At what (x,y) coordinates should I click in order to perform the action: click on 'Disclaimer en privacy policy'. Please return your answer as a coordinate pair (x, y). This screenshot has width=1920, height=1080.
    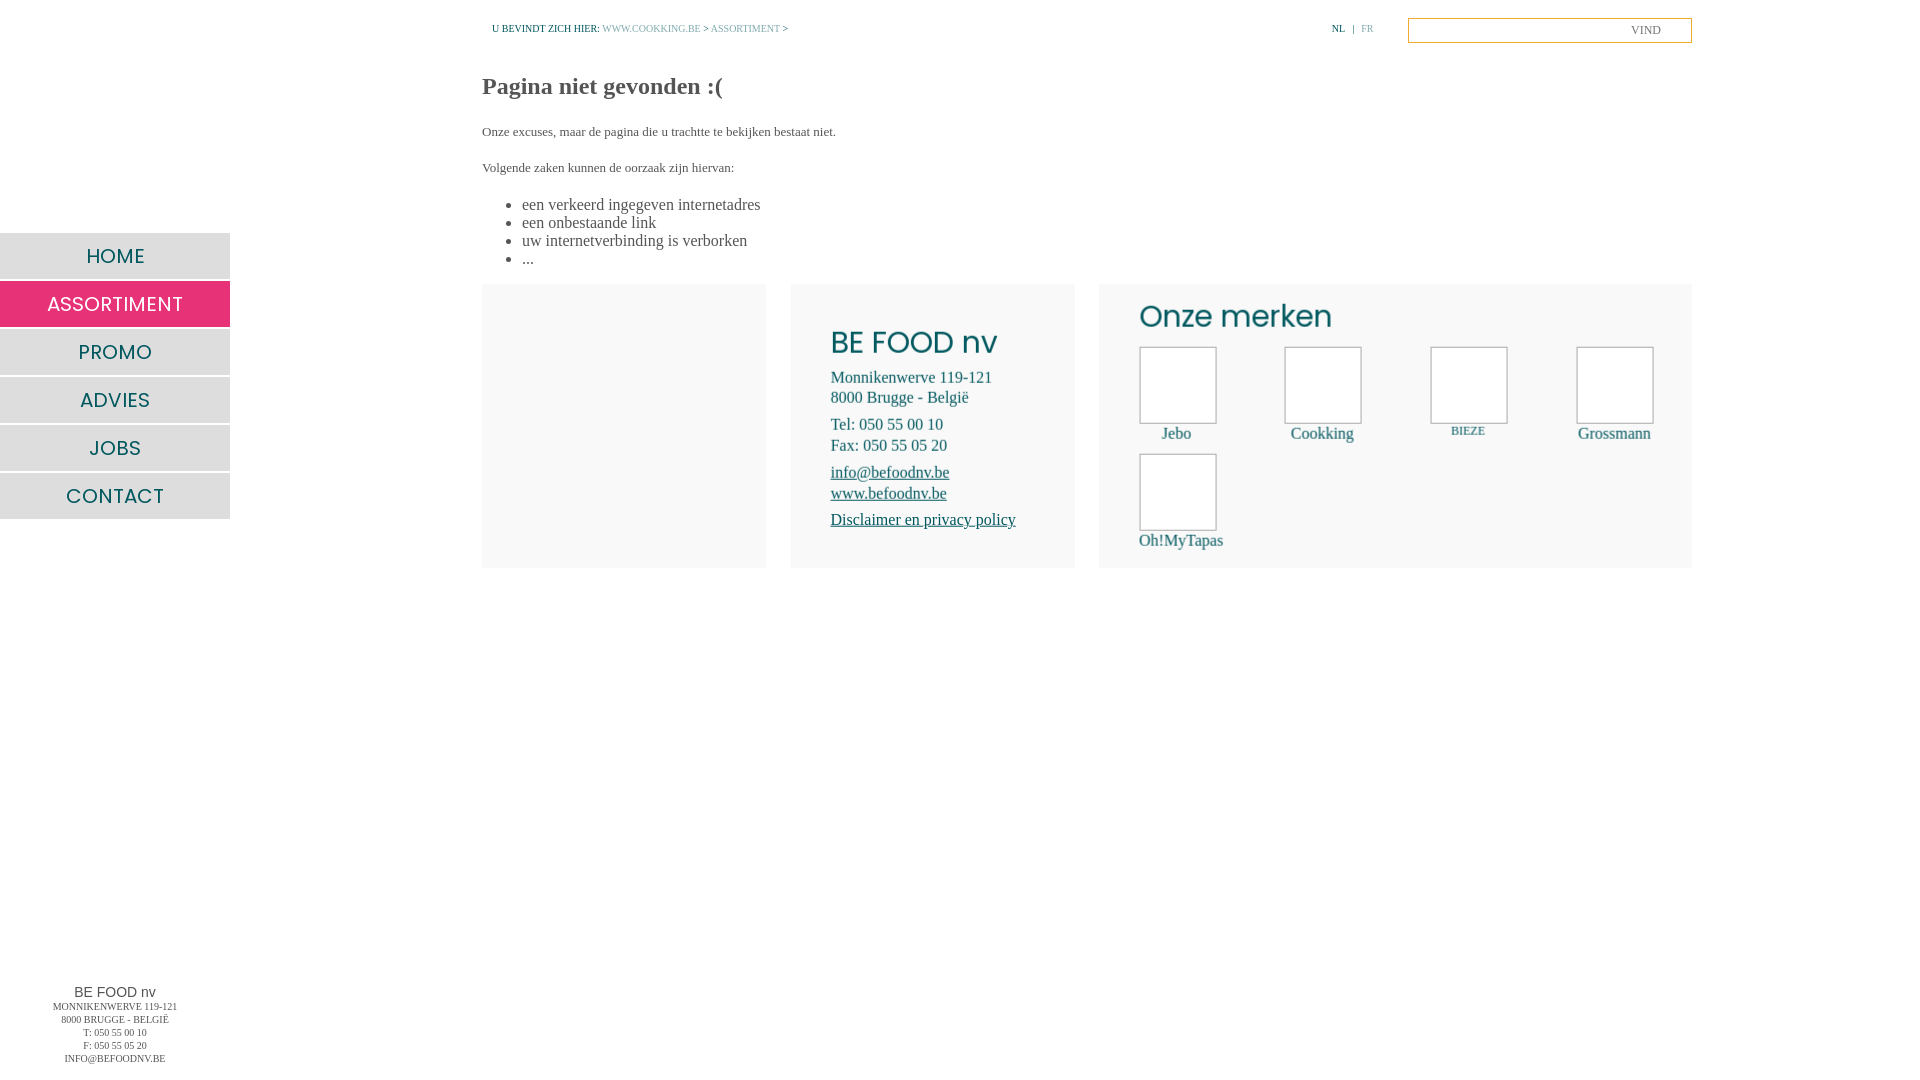
    Looking at the image, I should click on (830, 518).